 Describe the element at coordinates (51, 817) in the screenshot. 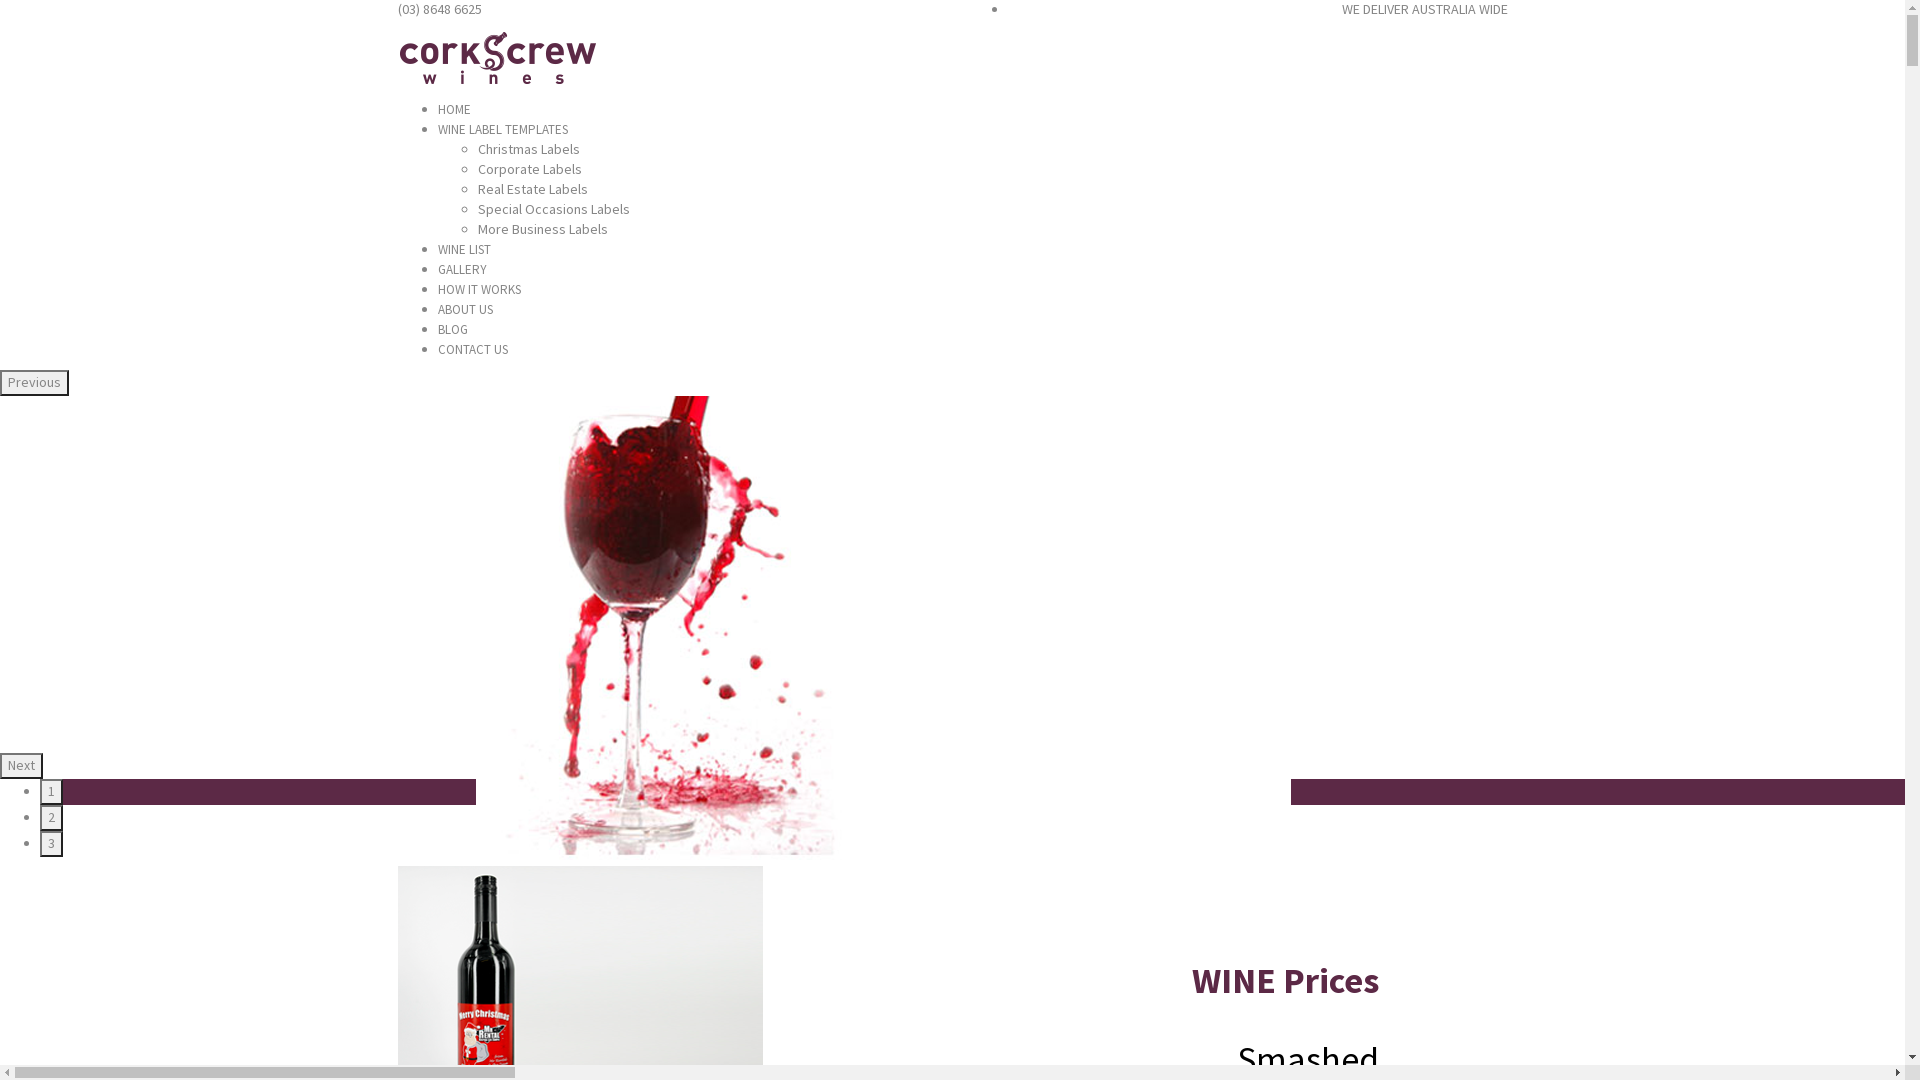

I see `'2'` at that location.